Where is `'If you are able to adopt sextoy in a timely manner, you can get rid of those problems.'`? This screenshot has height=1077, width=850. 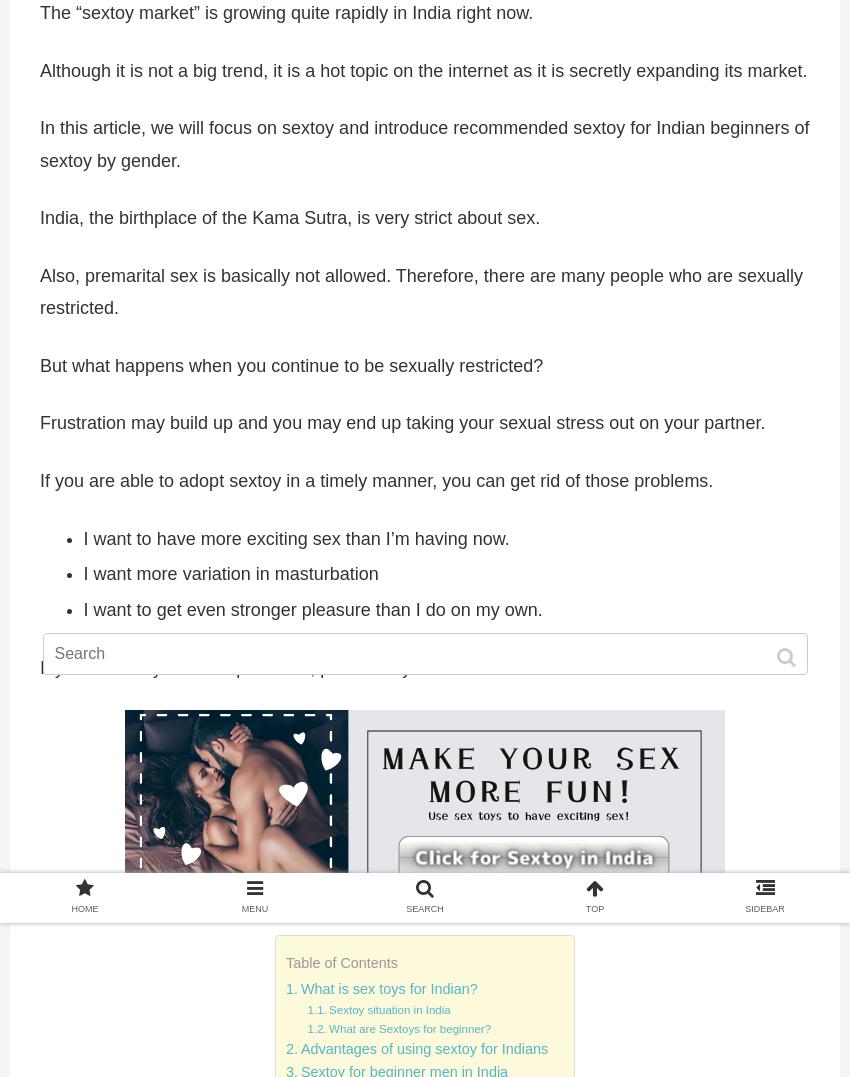 'If you are able to adopt sextoy in a timely manner, you can get rid of those problems.' is located at coordinates (375, 480).